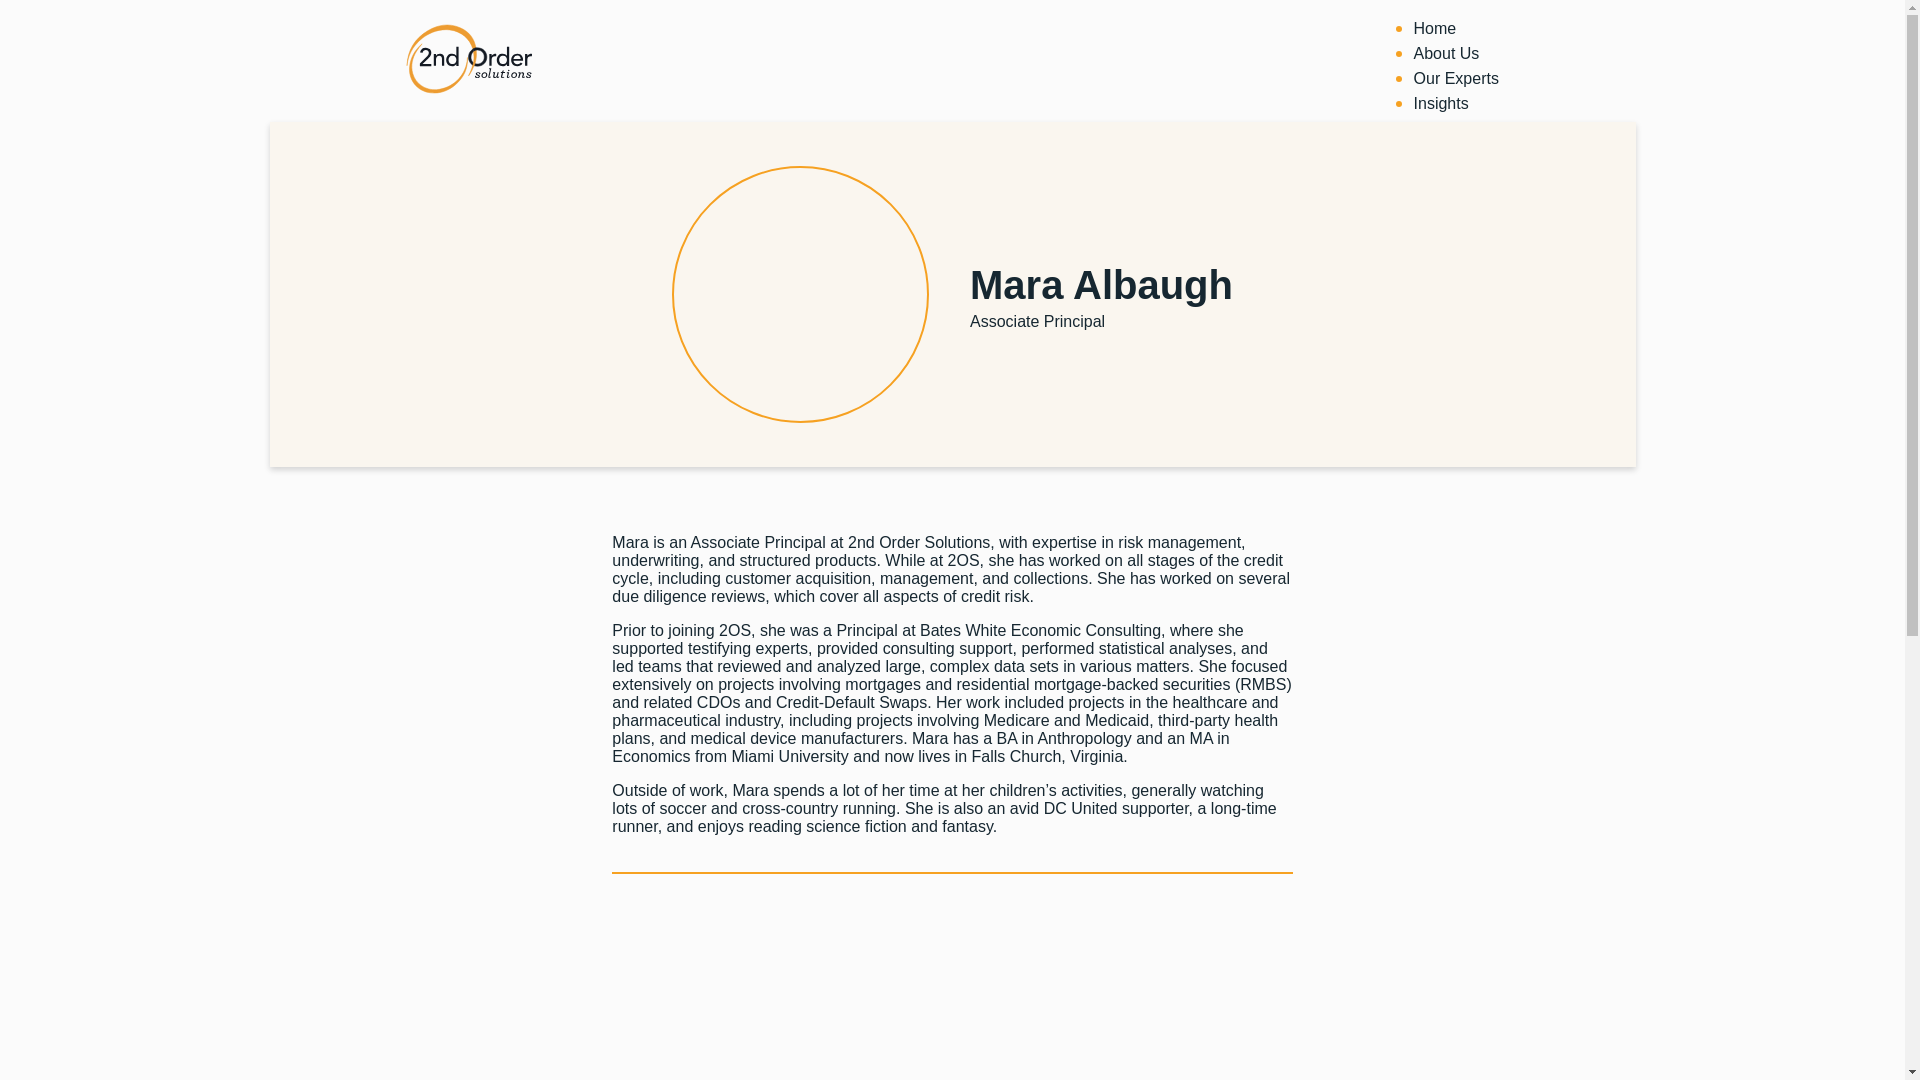 Image resolution: width=1920 pixels, height=1080 pixels. What do you see at coordinates (1100, 285) in the screenshot?
I see `'Mara Albaugh'` at bounding box center [1100, 285].